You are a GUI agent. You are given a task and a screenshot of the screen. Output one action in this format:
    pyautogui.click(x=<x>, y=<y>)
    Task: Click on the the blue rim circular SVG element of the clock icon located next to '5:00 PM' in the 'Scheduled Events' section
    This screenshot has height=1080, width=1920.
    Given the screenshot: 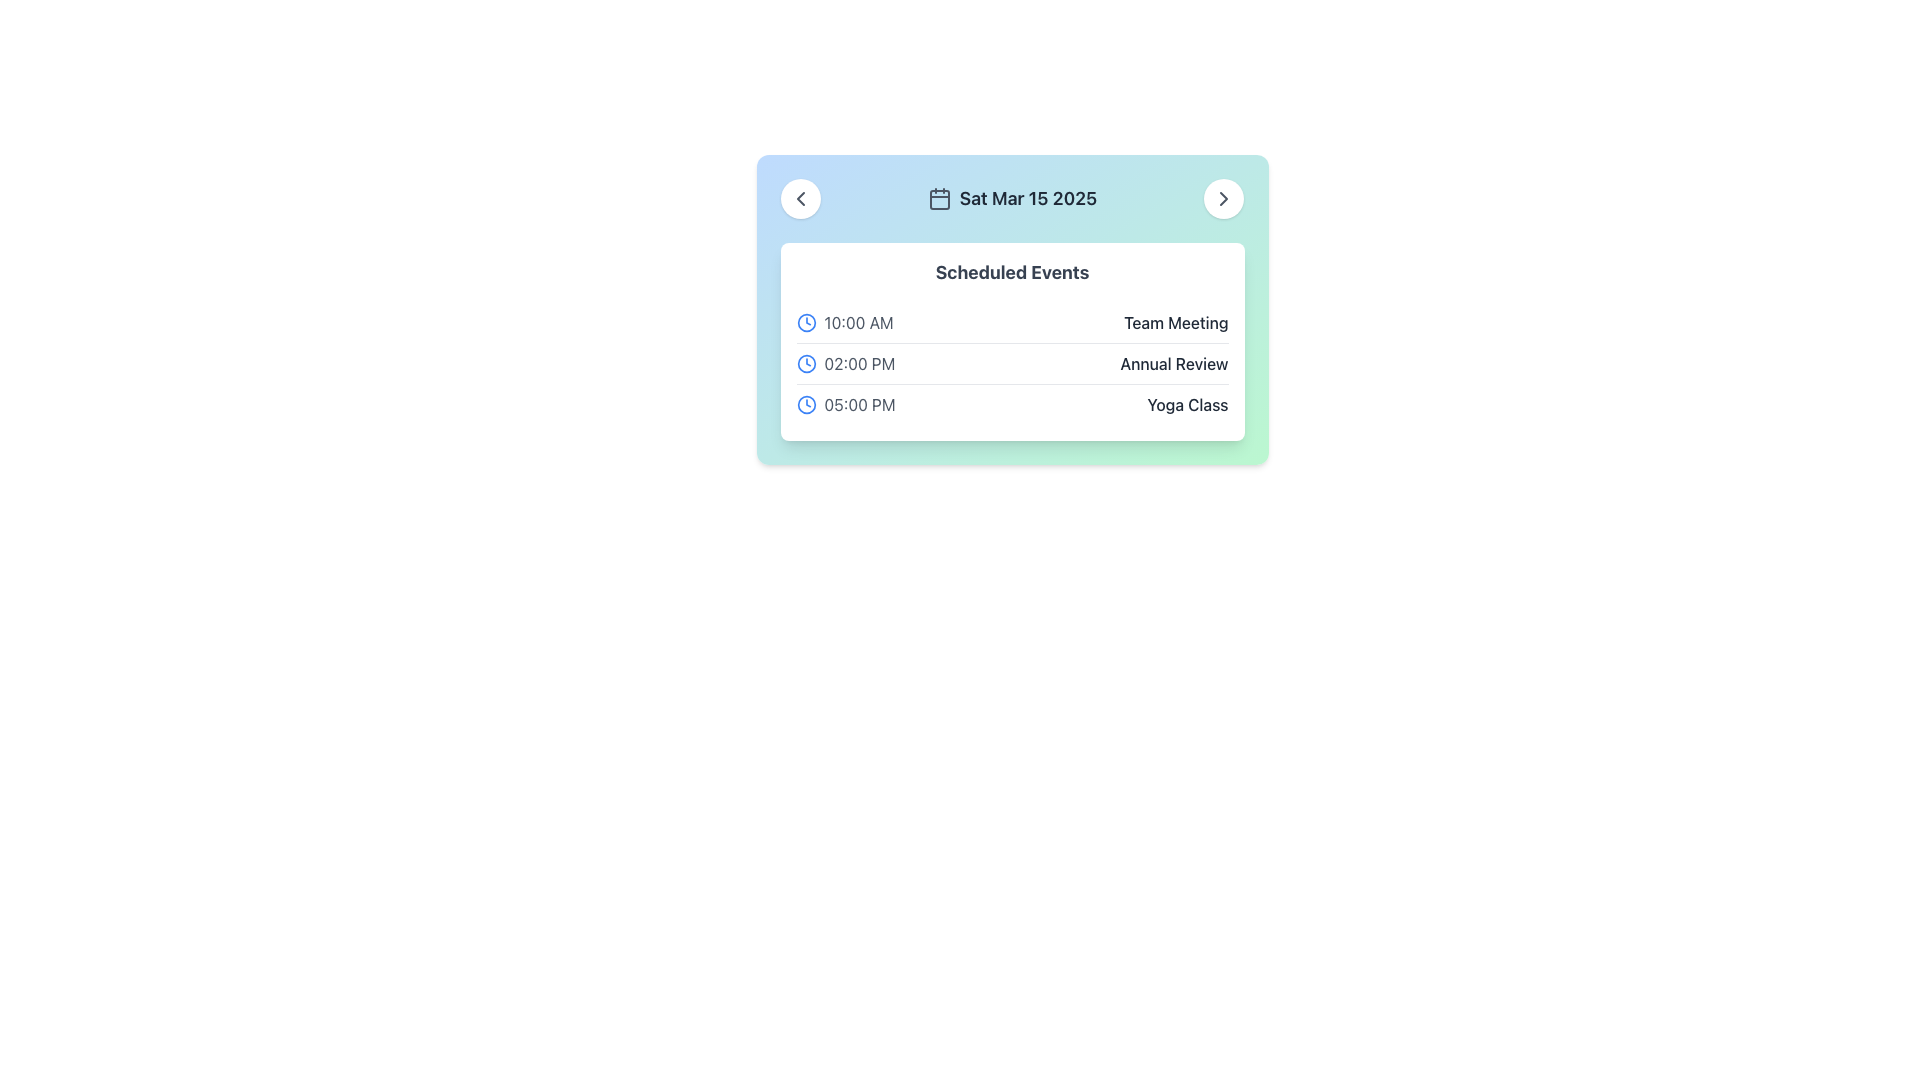 What is the action you would take?
    pyautogui.click(x=806, y=405)
    